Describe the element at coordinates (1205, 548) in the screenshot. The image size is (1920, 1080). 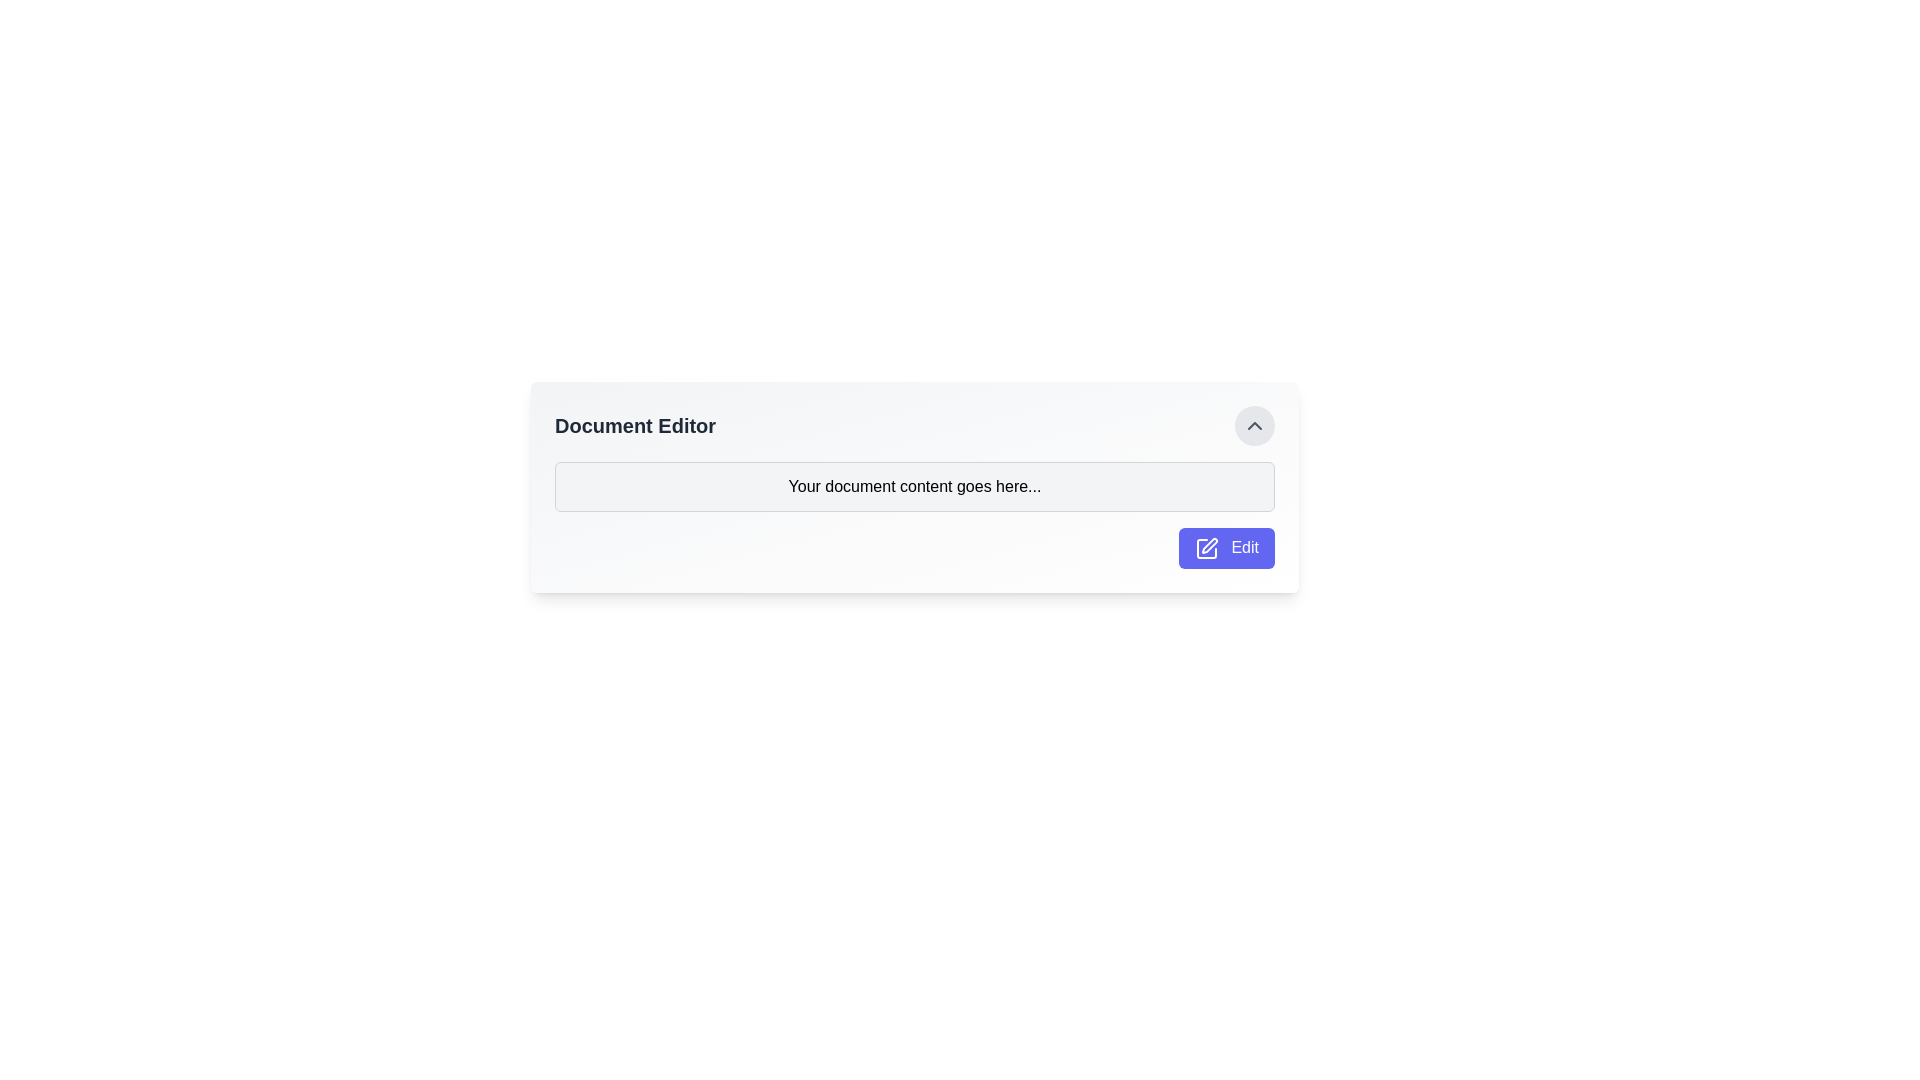
I see `the SVG icon resembling a pen or edit tool, located near the bottom-right corner of the UI, adjacent to the 'Edit' button` at that location.